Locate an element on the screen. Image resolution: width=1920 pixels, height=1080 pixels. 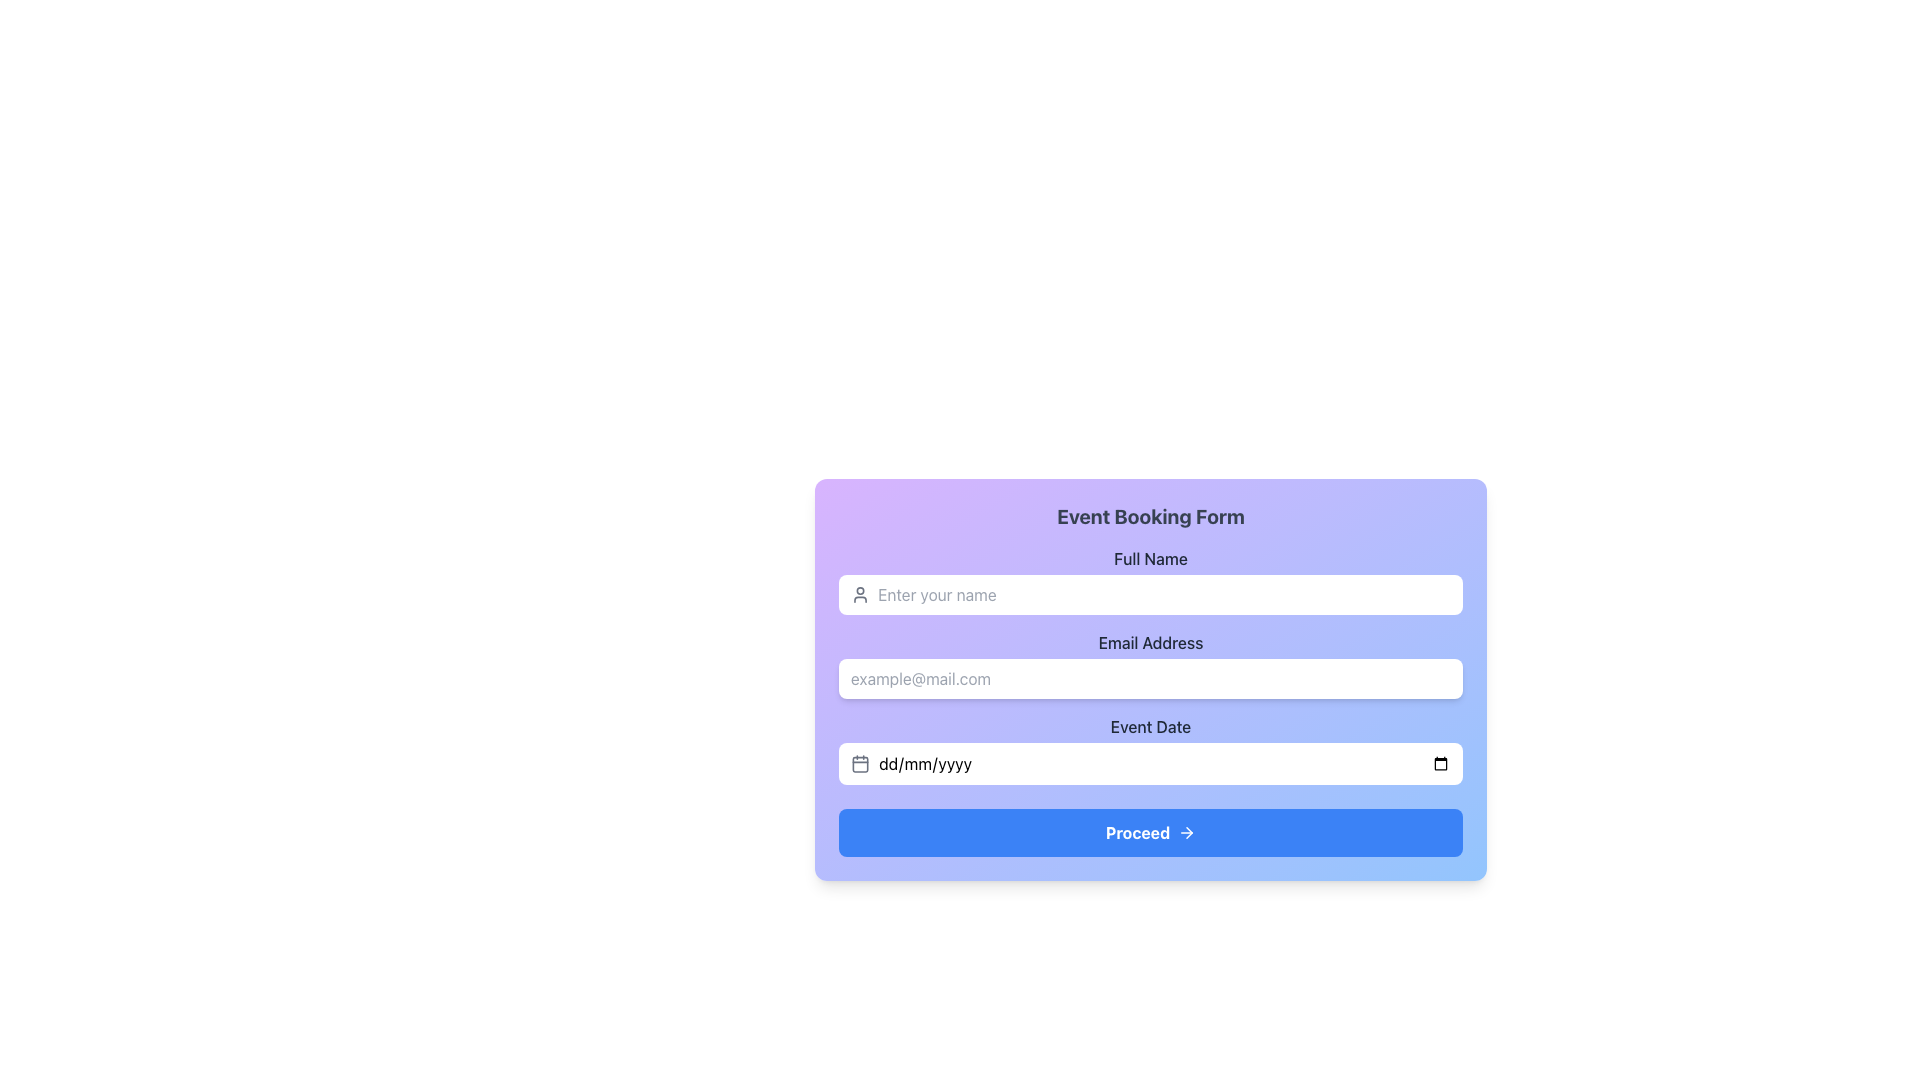
text label that provides context for the date input field located in the third row of the form, directly above it is located at coordinates (1151, 726).